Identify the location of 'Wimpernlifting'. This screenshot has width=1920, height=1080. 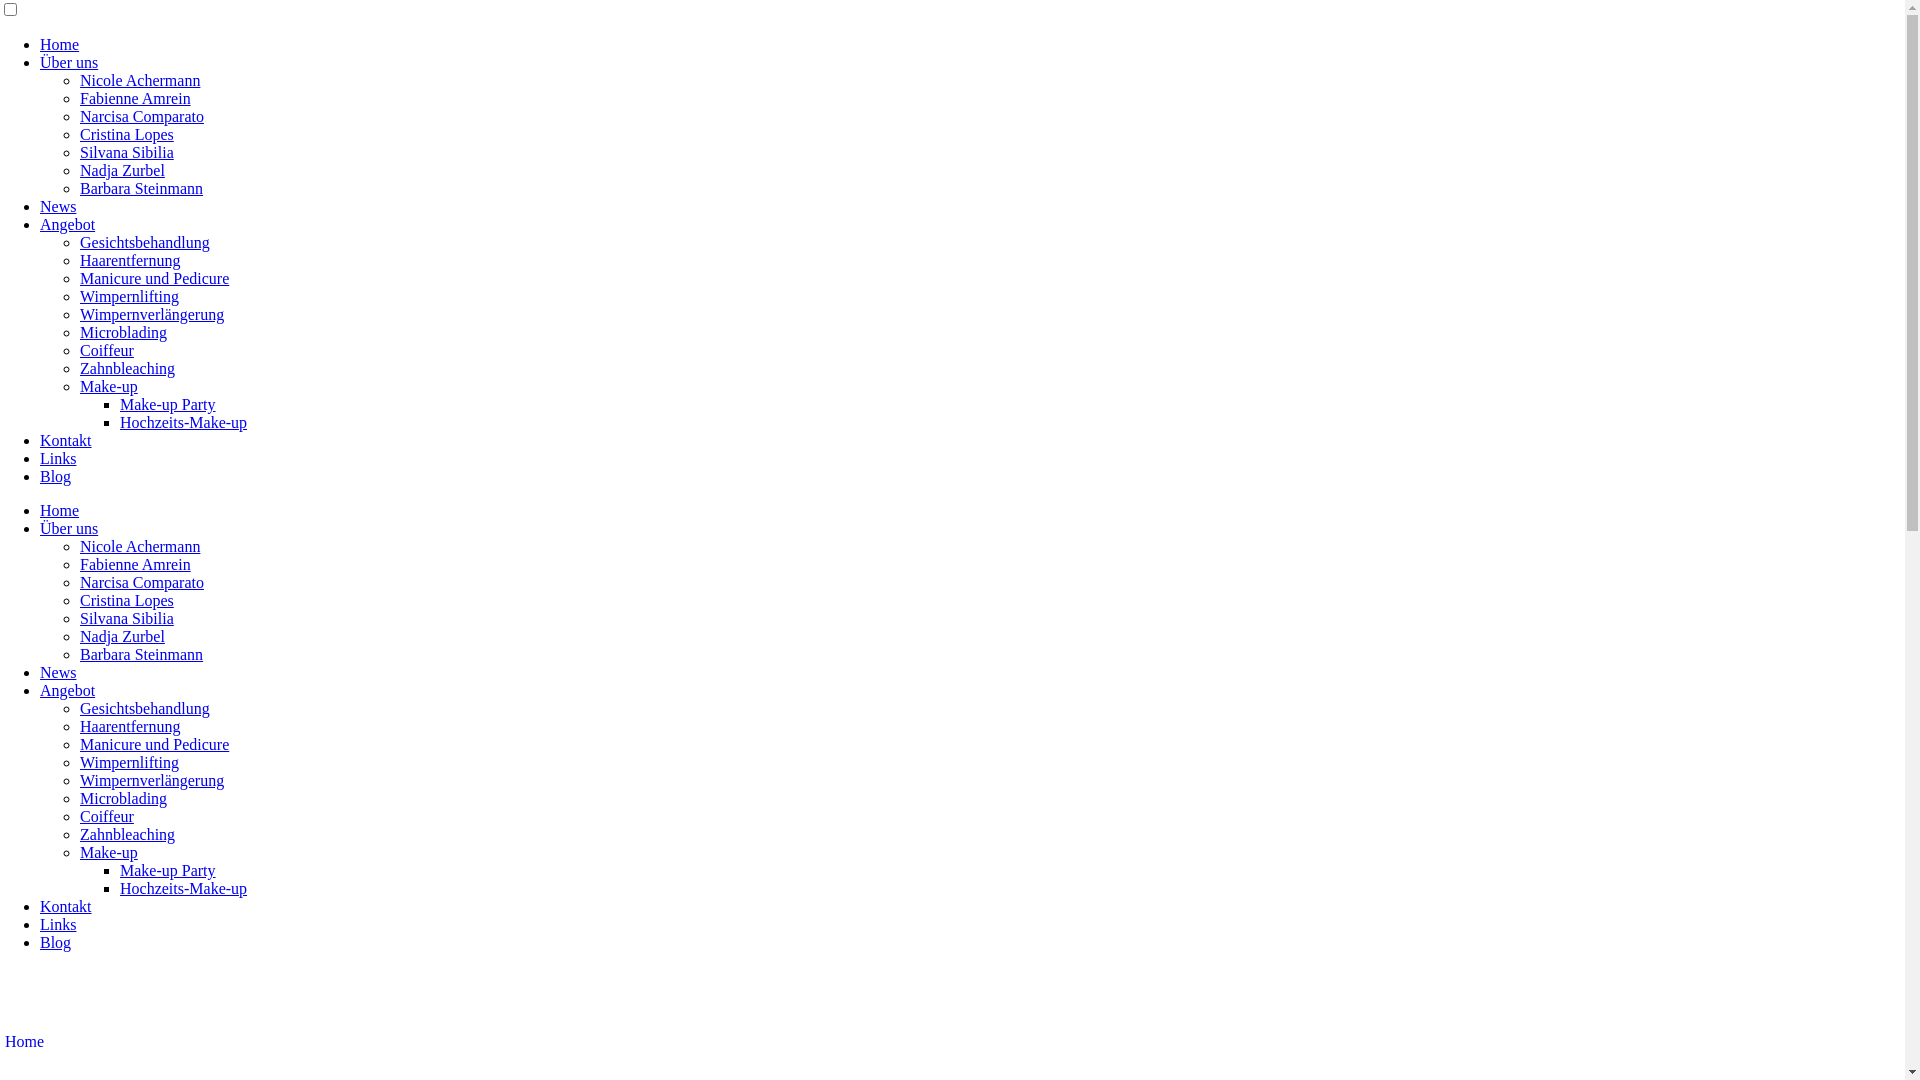
(80, 296).